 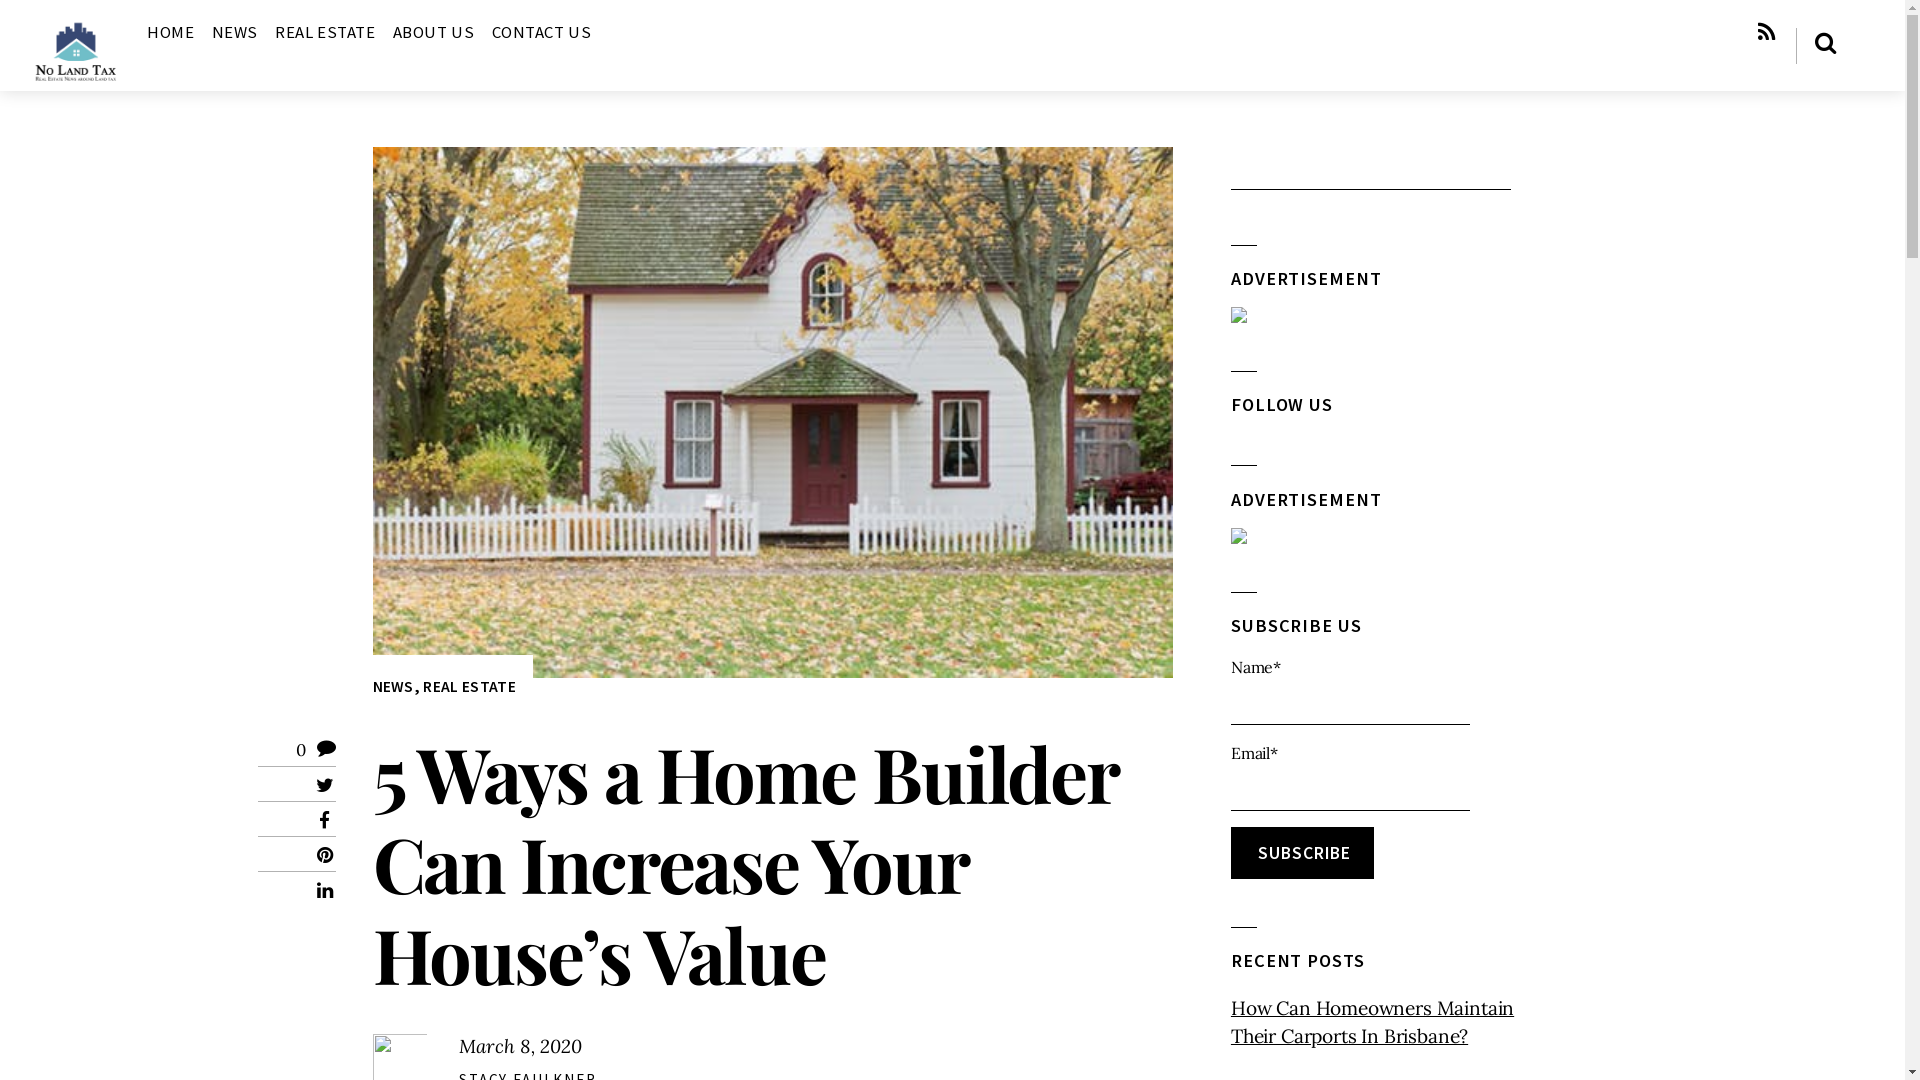 I want to click on 'HOME', so click(x=170, y=32).